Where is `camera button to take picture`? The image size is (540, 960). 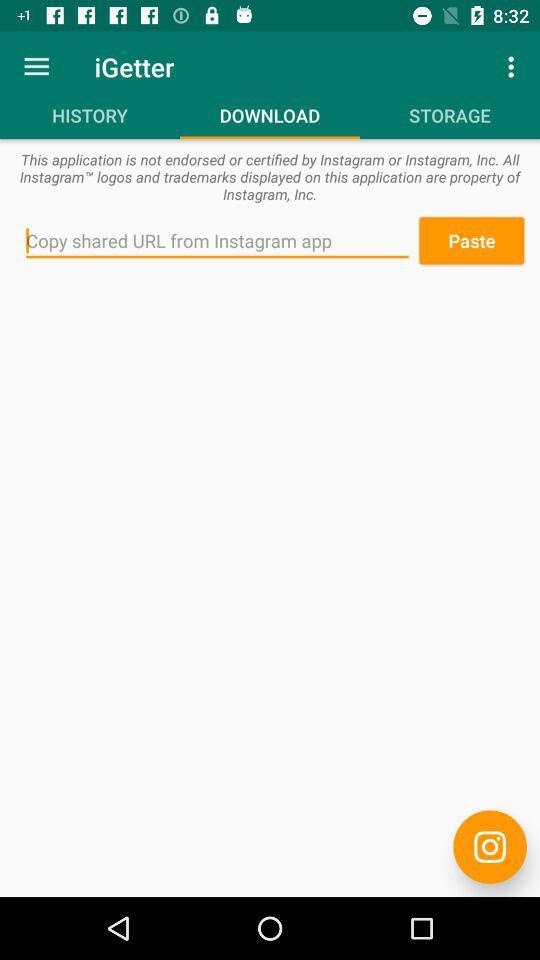 camera button to take picture is located at coordinates (489, 846).